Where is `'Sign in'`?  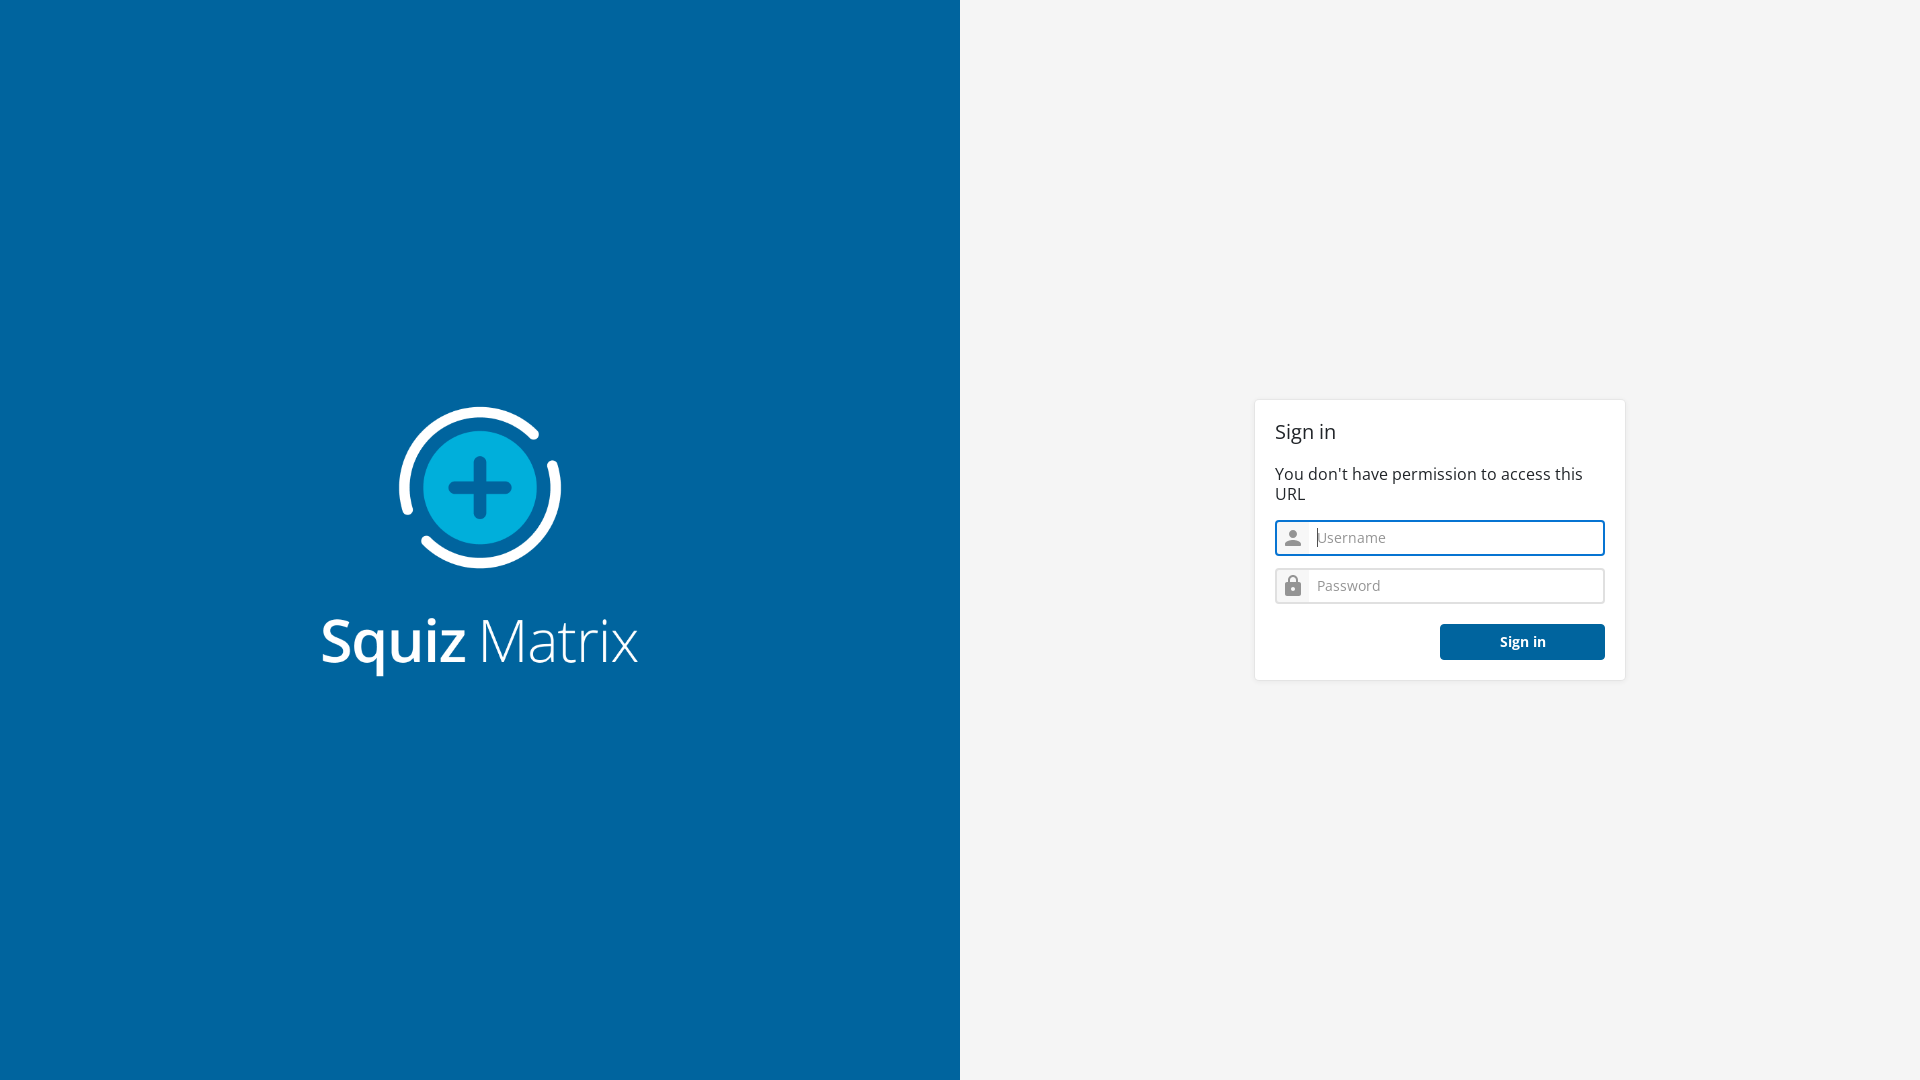 'Sign in' is located at coordinates (1521, 641).